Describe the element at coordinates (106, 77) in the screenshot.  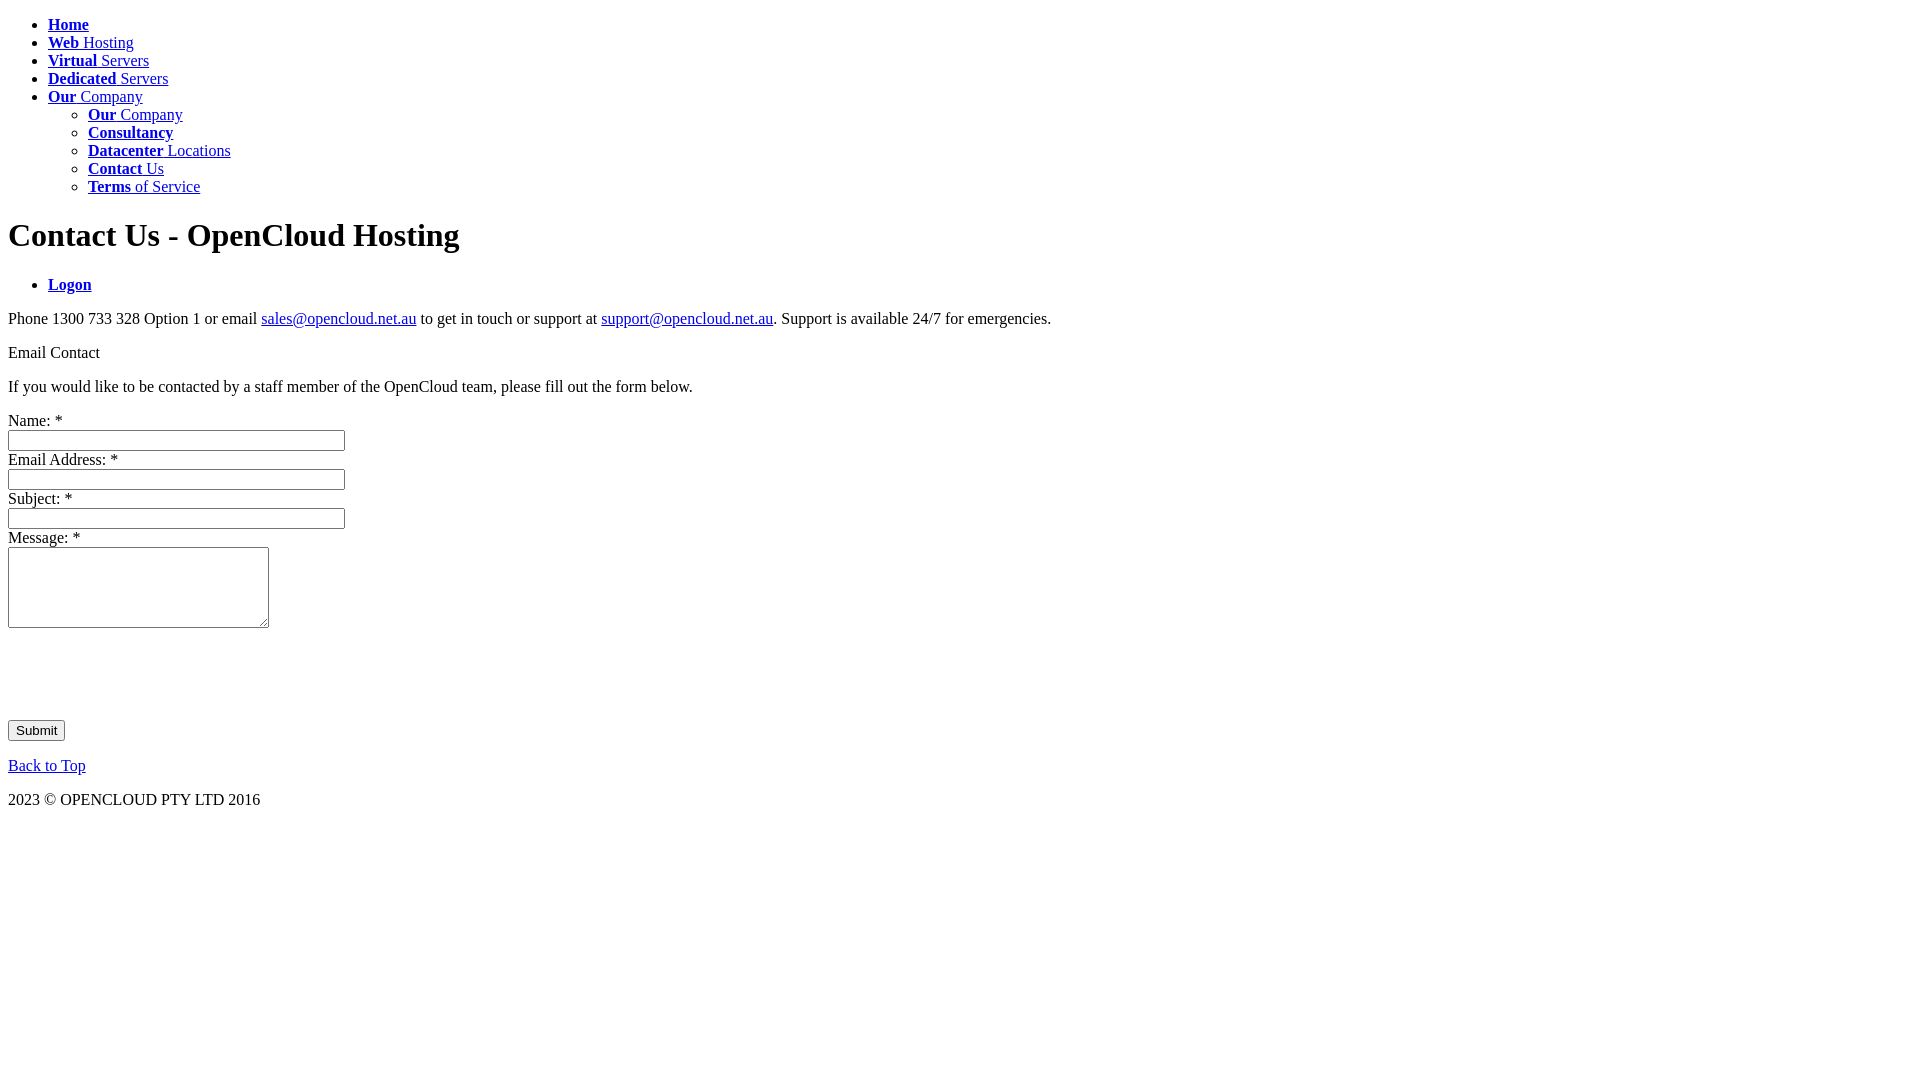
I see `'Dedicated Servers'` at that location.